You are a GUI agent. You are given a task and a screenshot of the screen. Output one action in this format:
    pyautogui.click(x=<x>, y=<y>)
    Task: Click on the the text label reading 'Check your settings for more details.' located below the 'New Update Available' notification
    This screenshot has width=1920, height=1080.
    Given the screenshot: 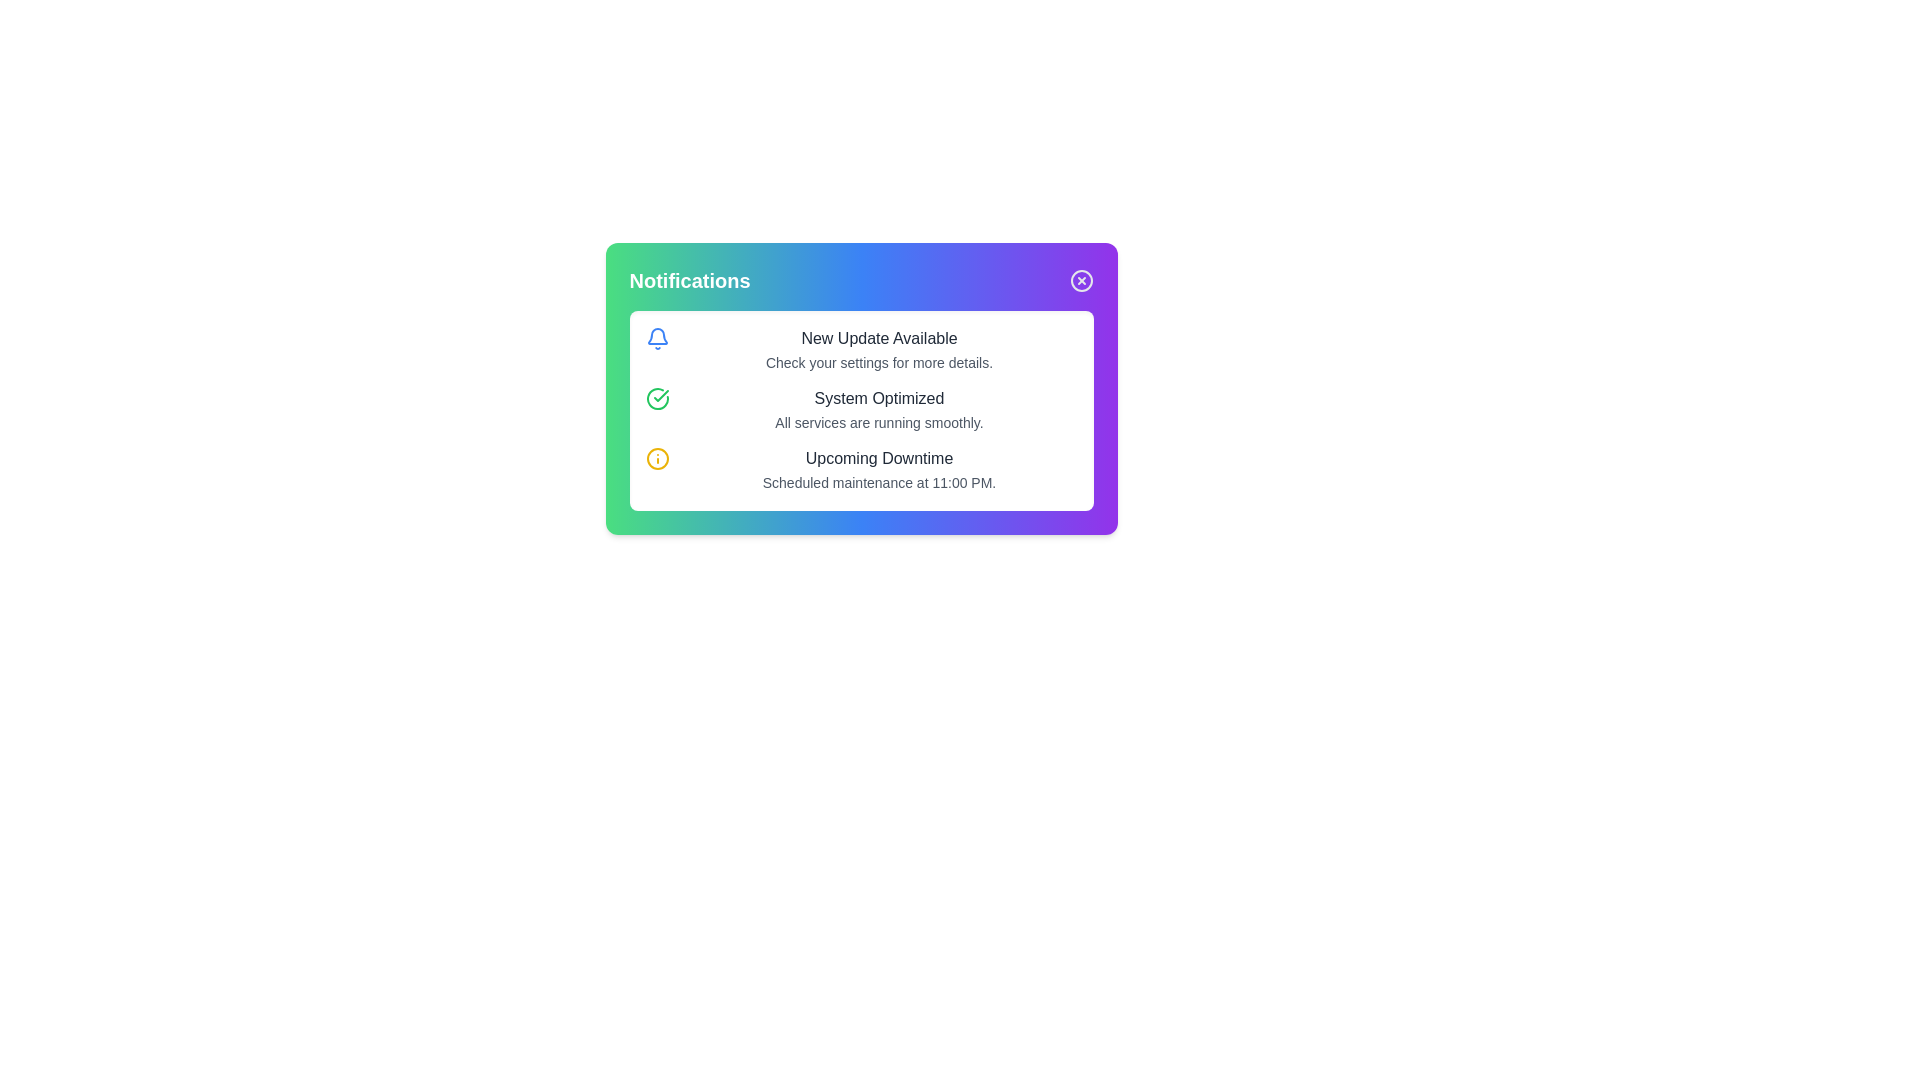 What is the action you would take?
    pyautogui.click(x=879, y=362)
    